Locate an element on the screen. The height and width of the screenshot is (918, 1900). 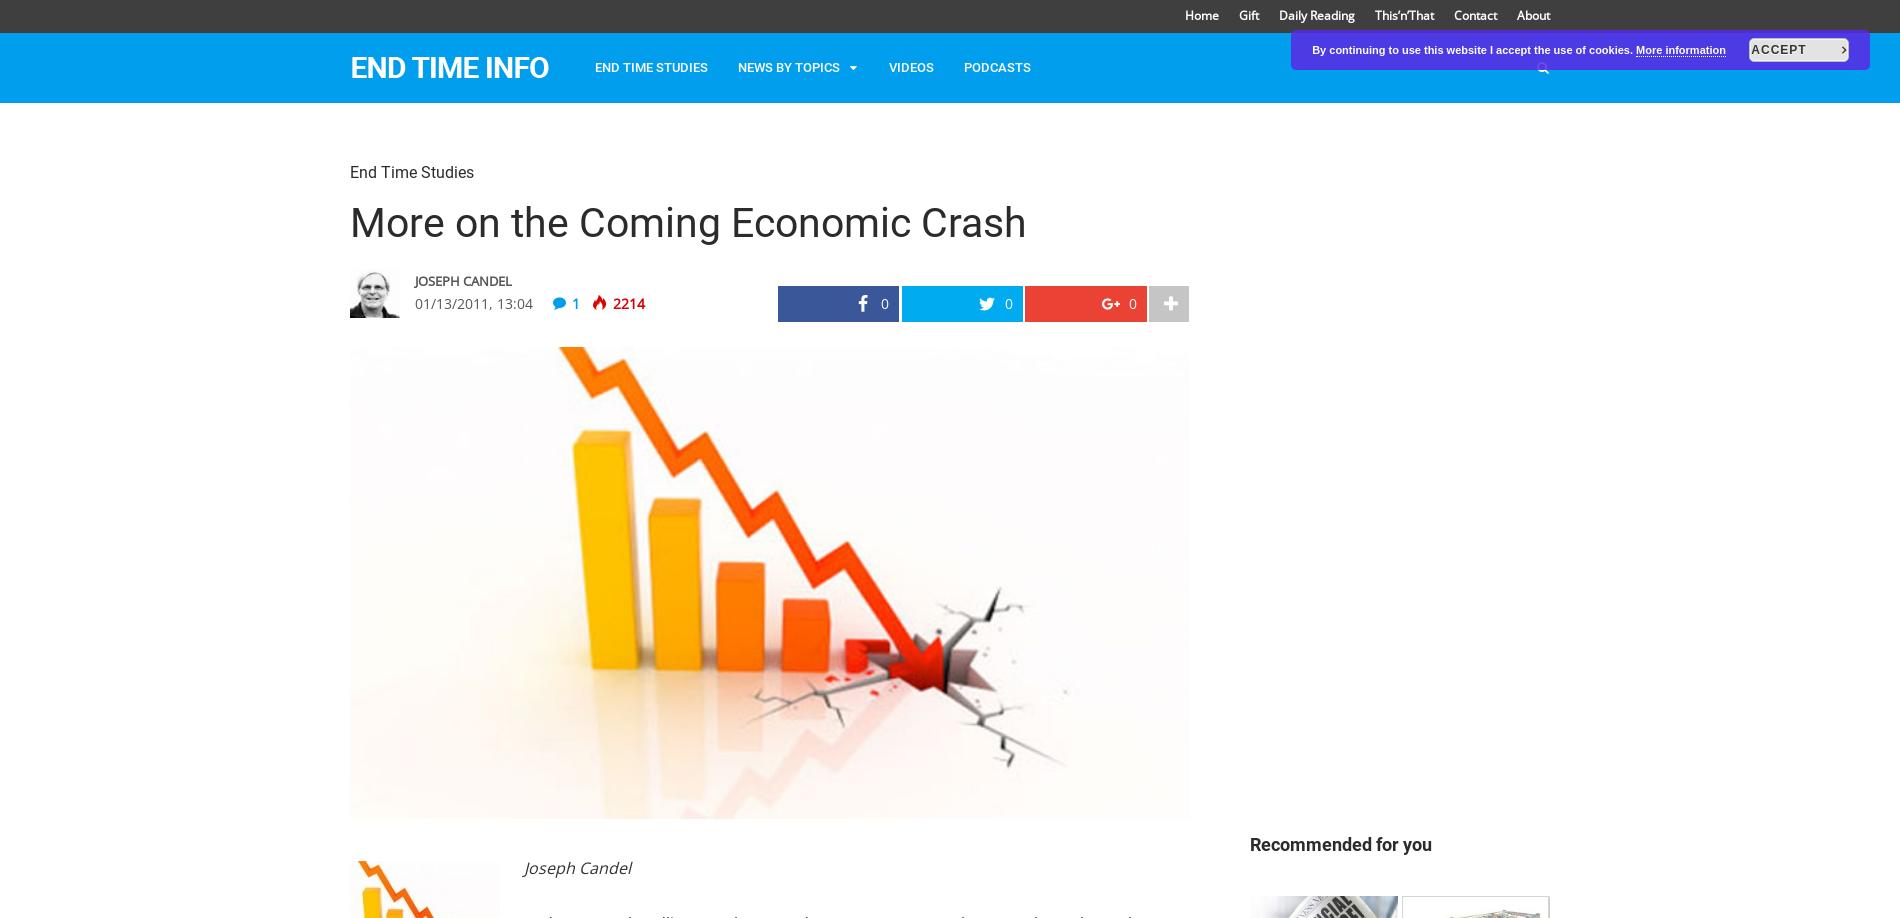
'01/13/2011, 13:04' is located at coordinates (473, 301).